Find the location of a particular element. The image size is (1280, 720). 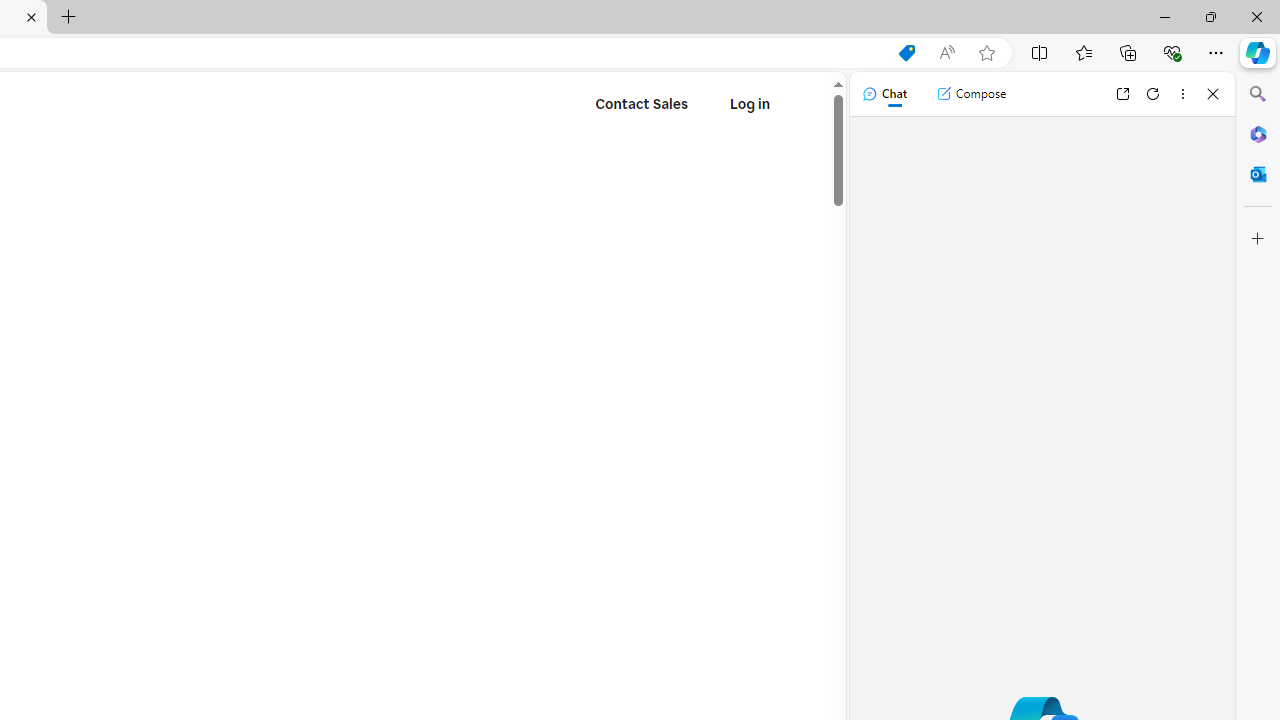

'Compose' is located at coordinates (971, 93).